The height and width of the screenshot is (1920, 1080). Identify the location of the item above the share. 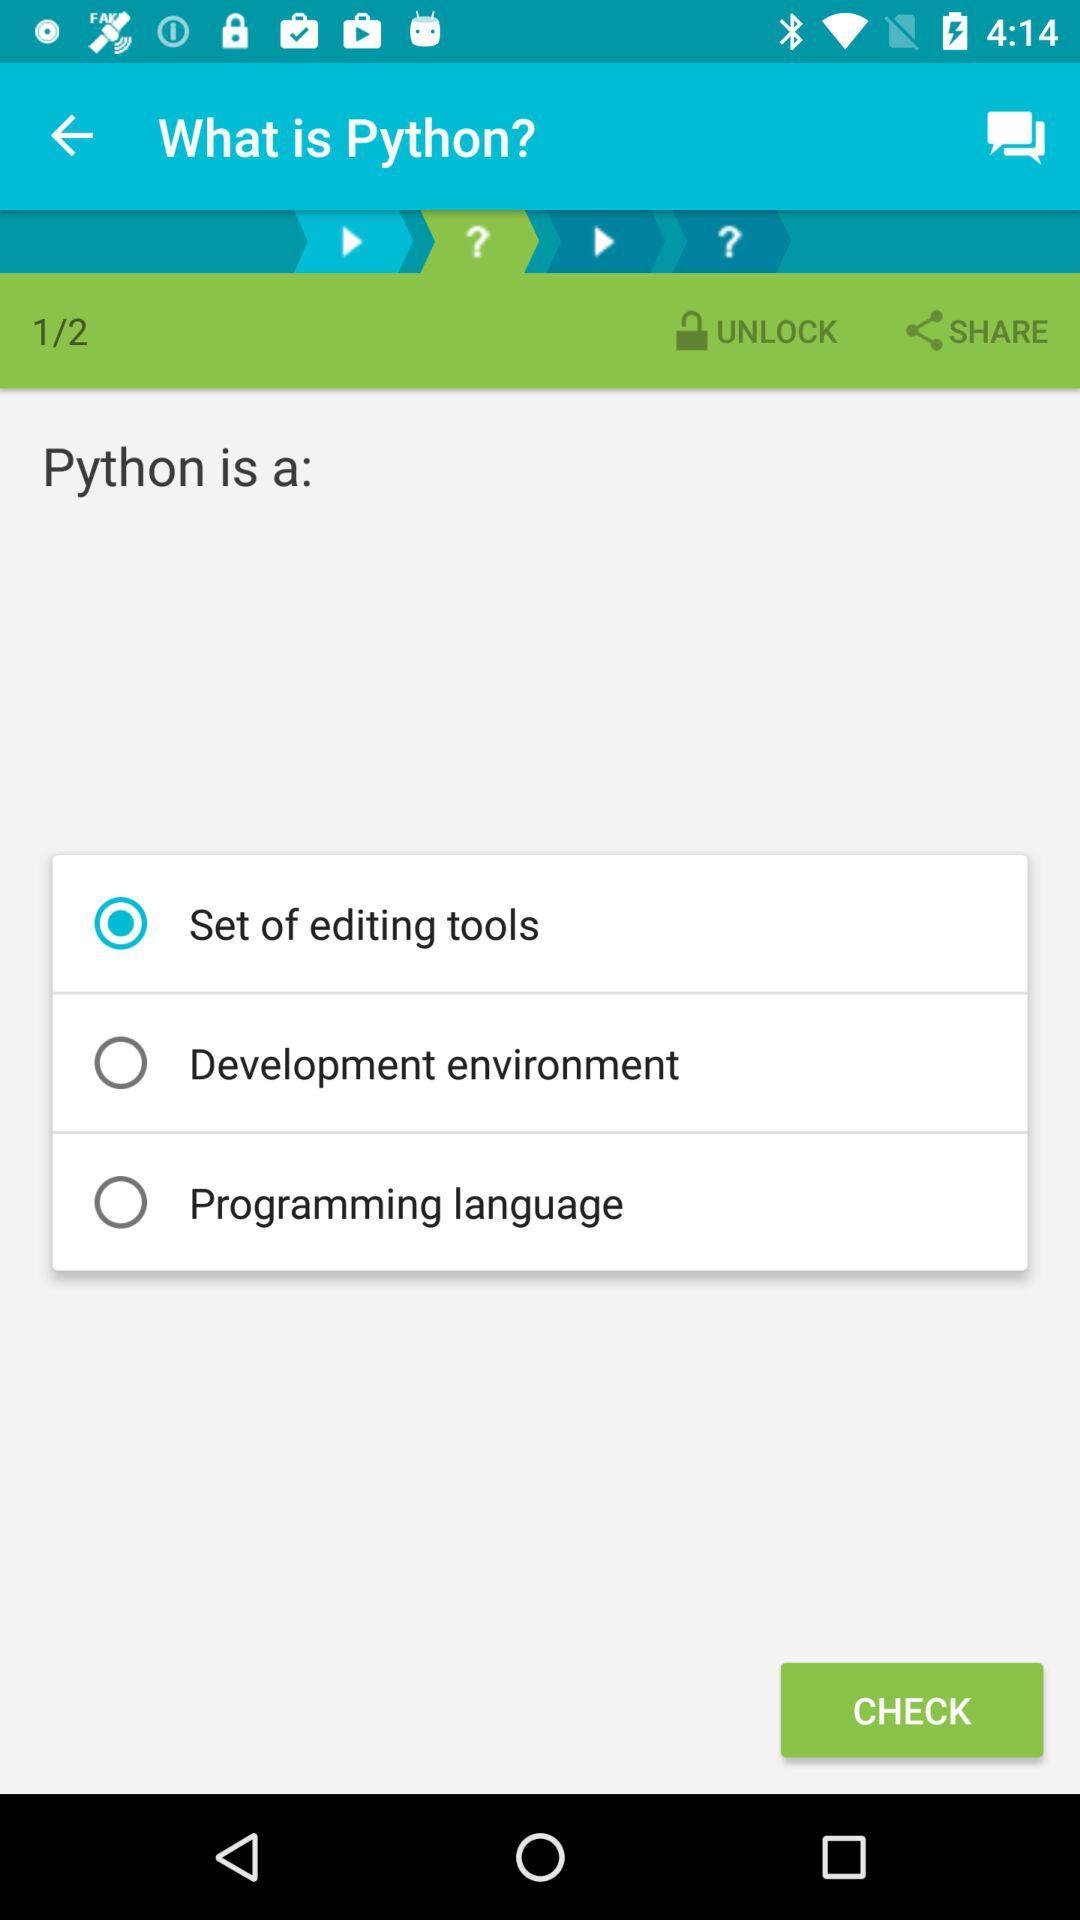
(1017, 135).